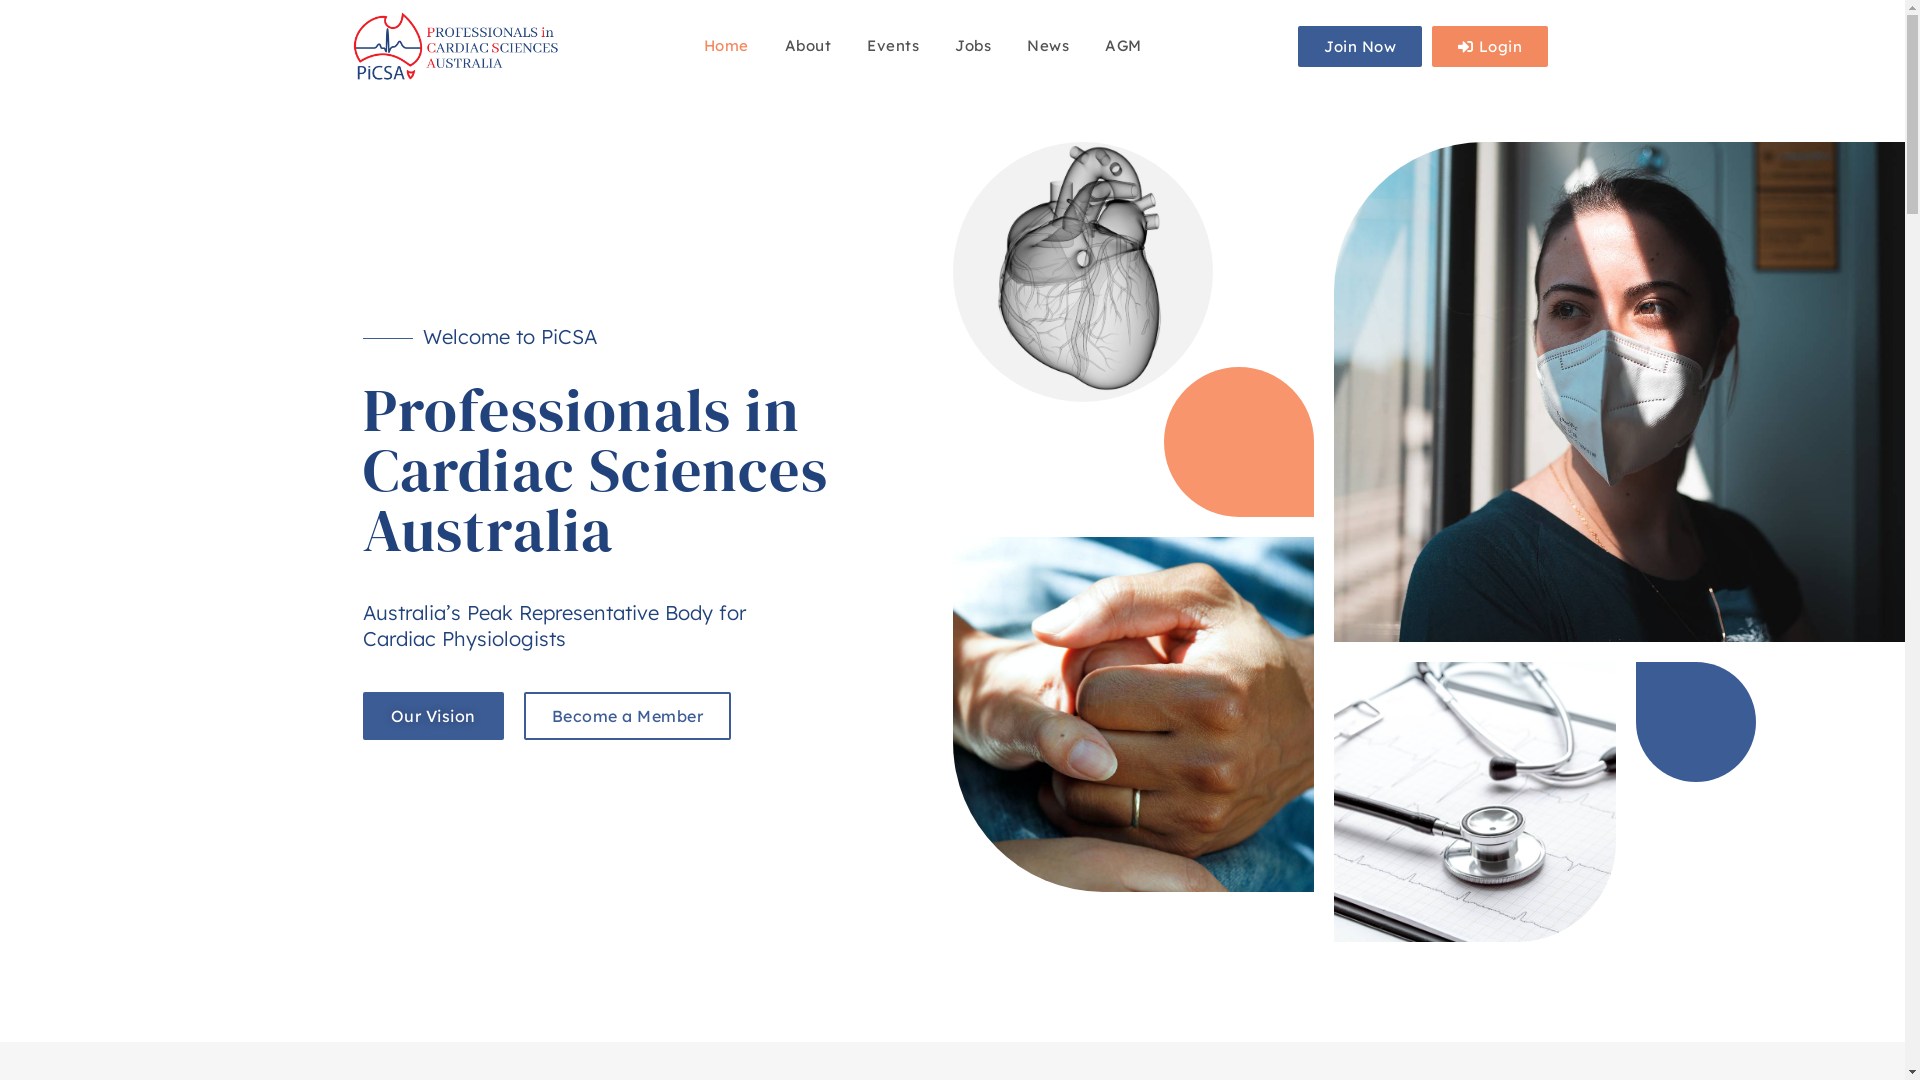 The height and width of the screenshot is (1080, 1920). What do you see at coordinates (627, 715) in the screenshot?
I see `'Become a Member'` at bounding box center [627, 715].